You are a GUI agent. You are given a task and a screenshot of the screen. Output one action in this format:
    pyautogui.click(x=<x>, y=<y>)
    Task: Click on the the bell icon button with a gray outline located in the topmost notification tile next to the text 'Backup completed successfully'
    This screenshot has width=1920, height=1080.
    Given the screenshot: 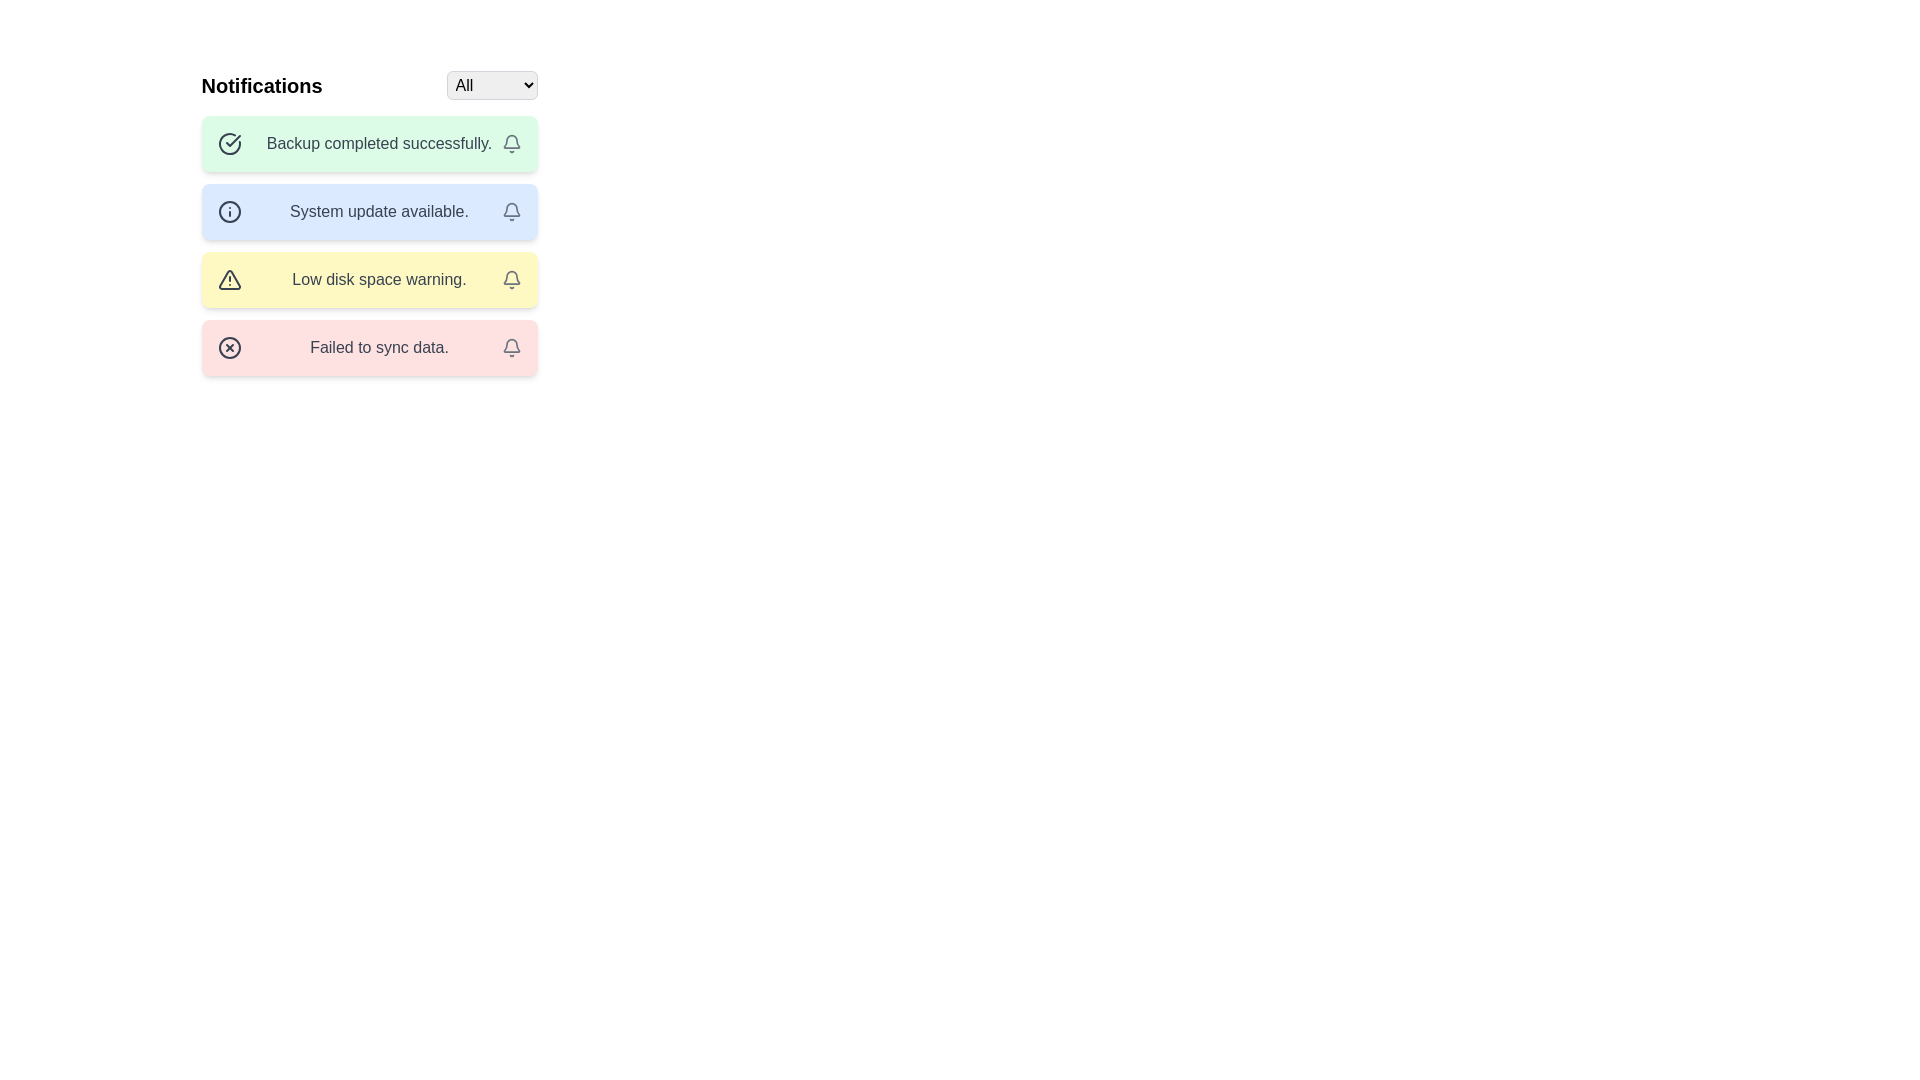 What is the action you would take?
    pyautogui.click(x=511, y=142)
    